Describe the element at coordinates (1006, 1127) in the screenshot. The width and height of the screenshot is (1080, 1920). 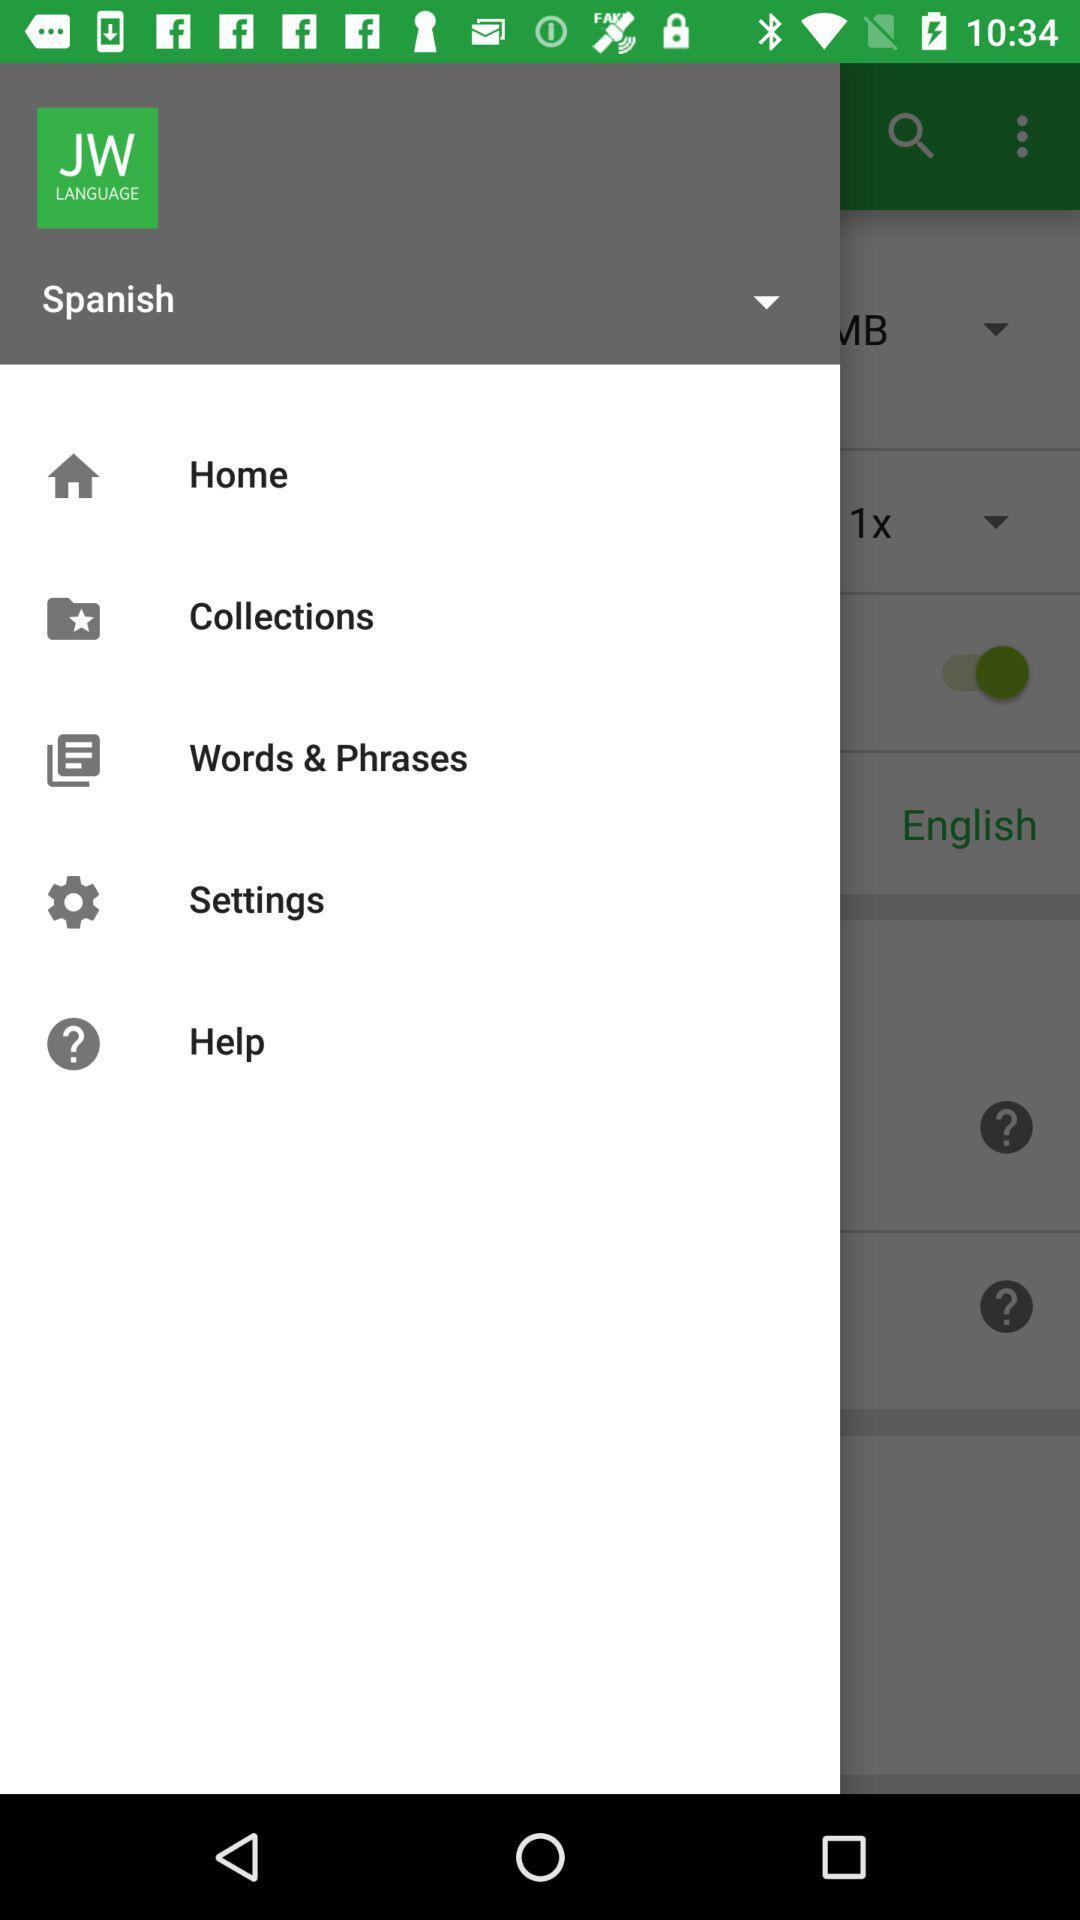
I see `the help icon` at that location.